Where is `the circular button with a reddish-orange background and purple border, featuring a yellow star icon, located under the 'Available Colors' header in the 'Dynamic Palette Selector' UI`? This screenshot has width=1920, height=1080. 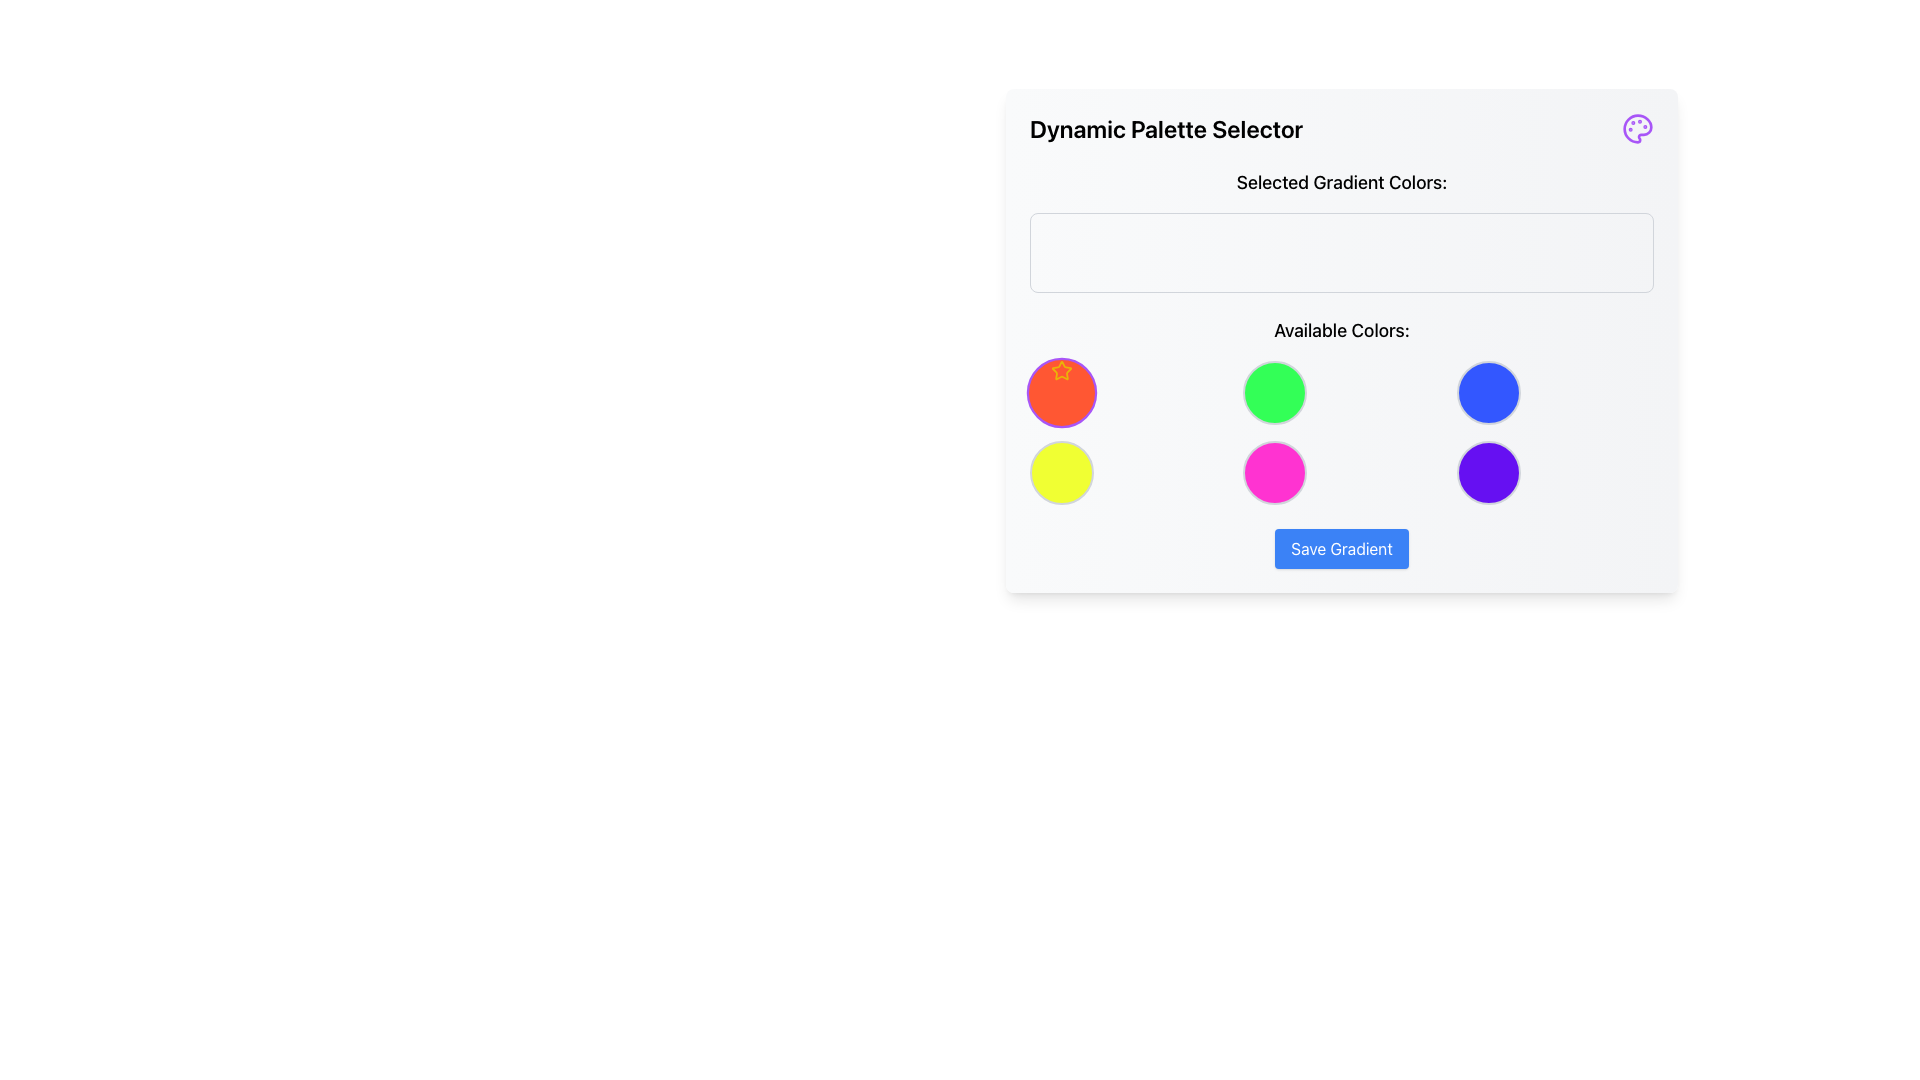
the circular button with a reddish-orange background and purple border, featuring a yellow star icon, located under the 'Available Colors' header in the 'Dynamic Palette Selector' UI is located at coordinates (1060, 393).